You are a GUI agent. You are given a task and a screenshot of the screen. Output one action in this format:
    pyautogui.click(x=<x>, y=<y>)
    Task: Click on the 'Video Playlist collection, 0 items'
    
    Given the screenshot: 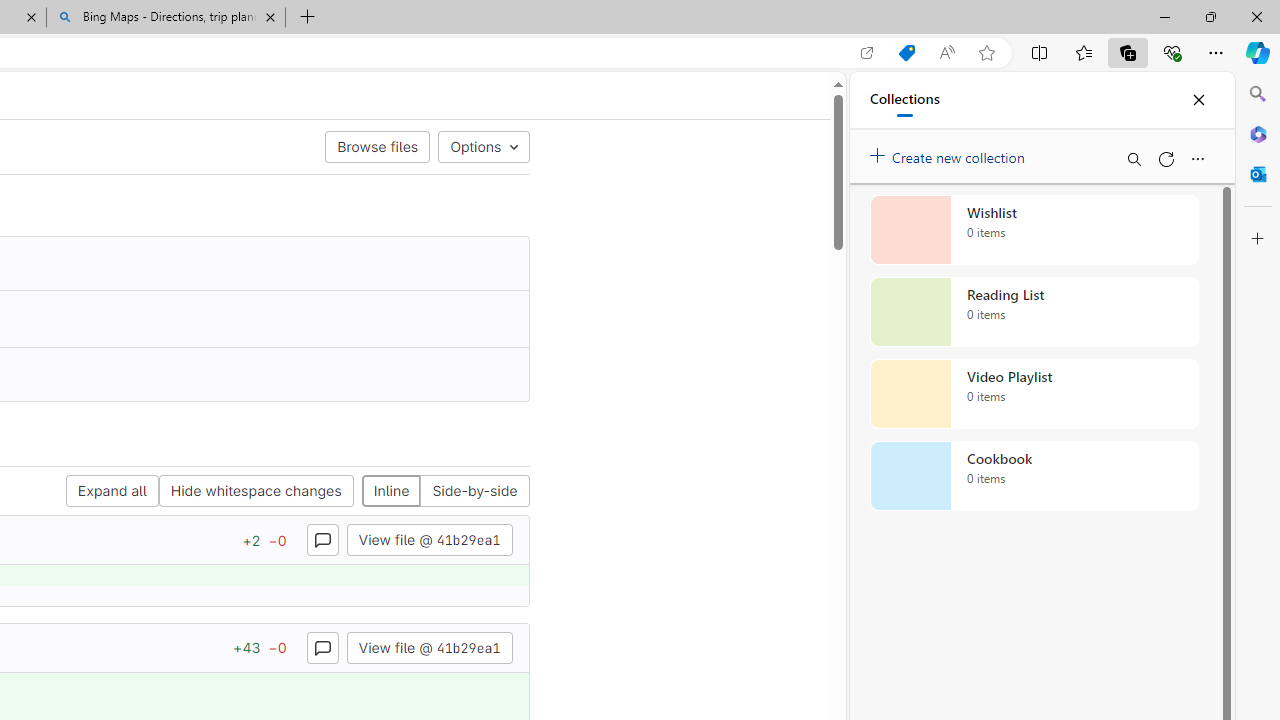 What is the action you would take?
    pyautogui.click(x=1034, y=394)
    